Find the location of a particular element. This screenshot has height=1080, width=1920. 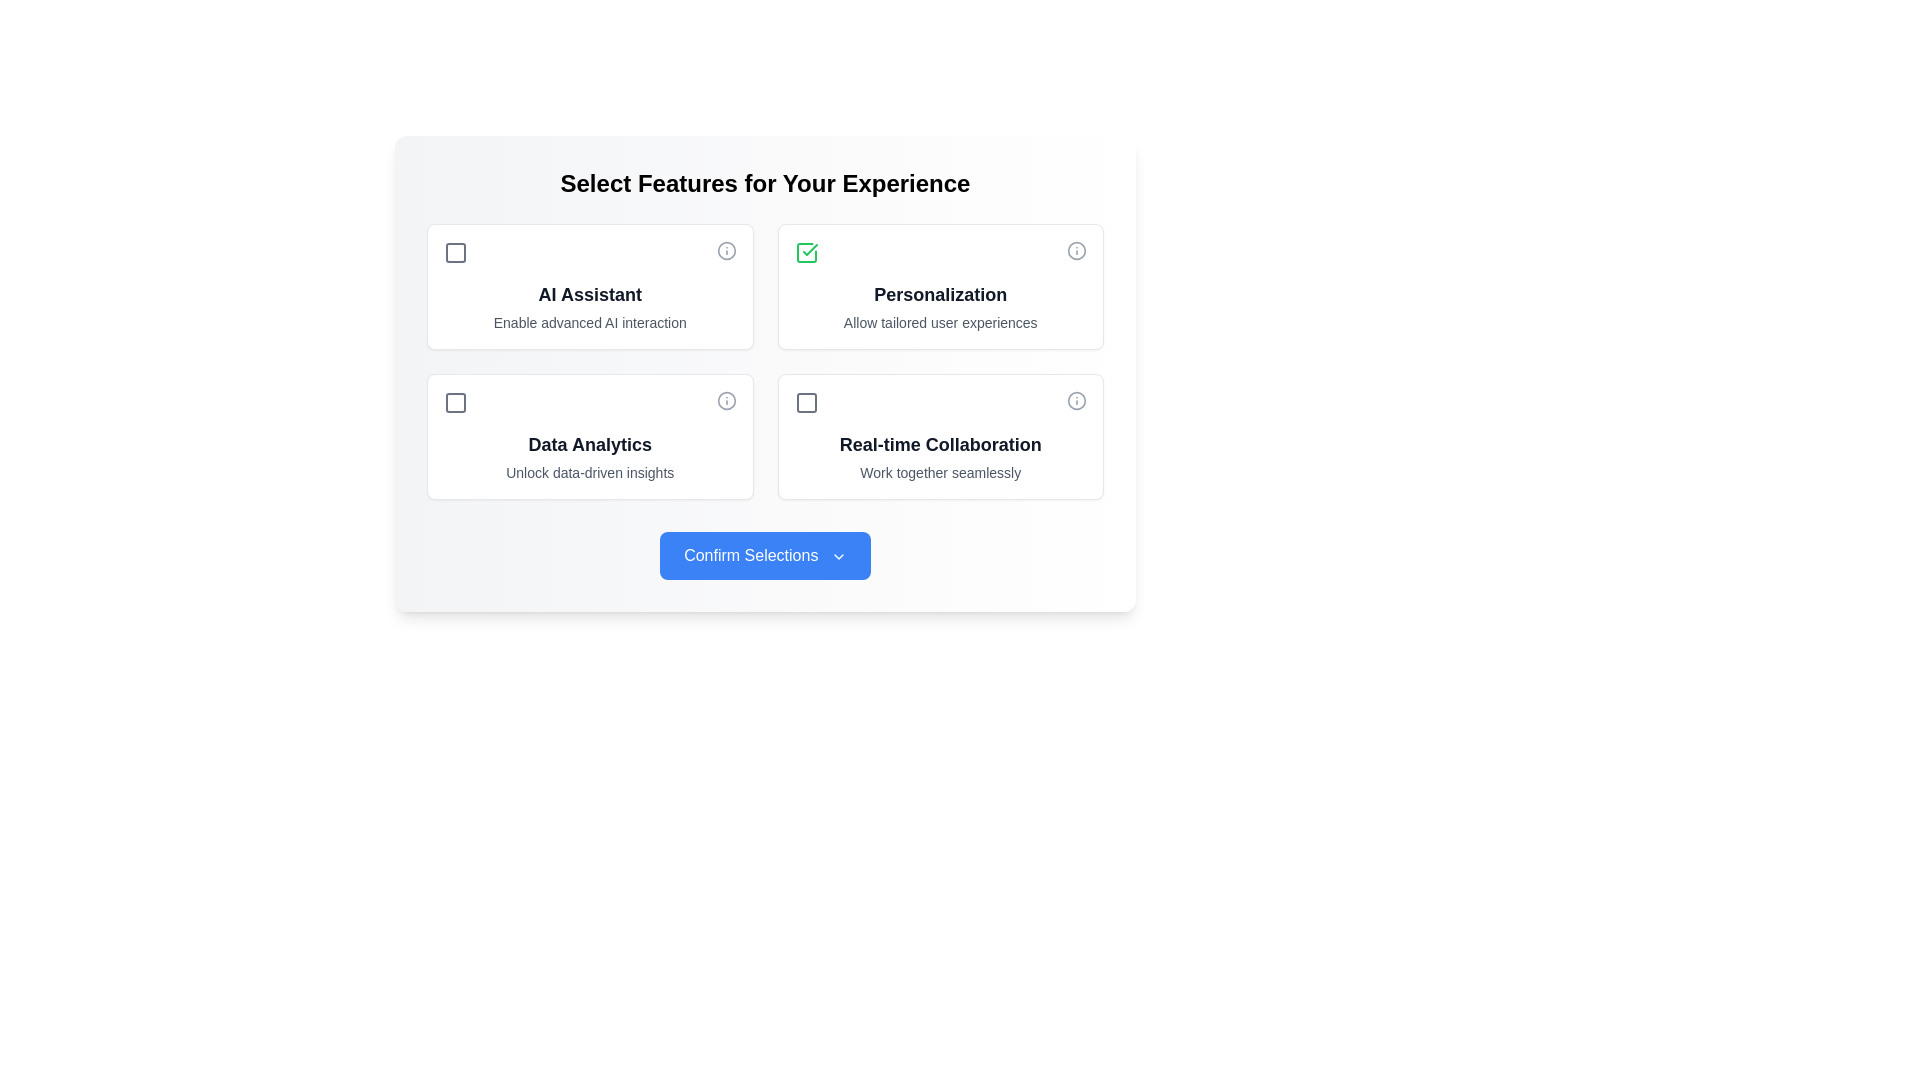

the green checkbox mark styled as a sharp checkmark within the 'Personalization' feature card in the feature selection modal is located at coordinates (810, 249).